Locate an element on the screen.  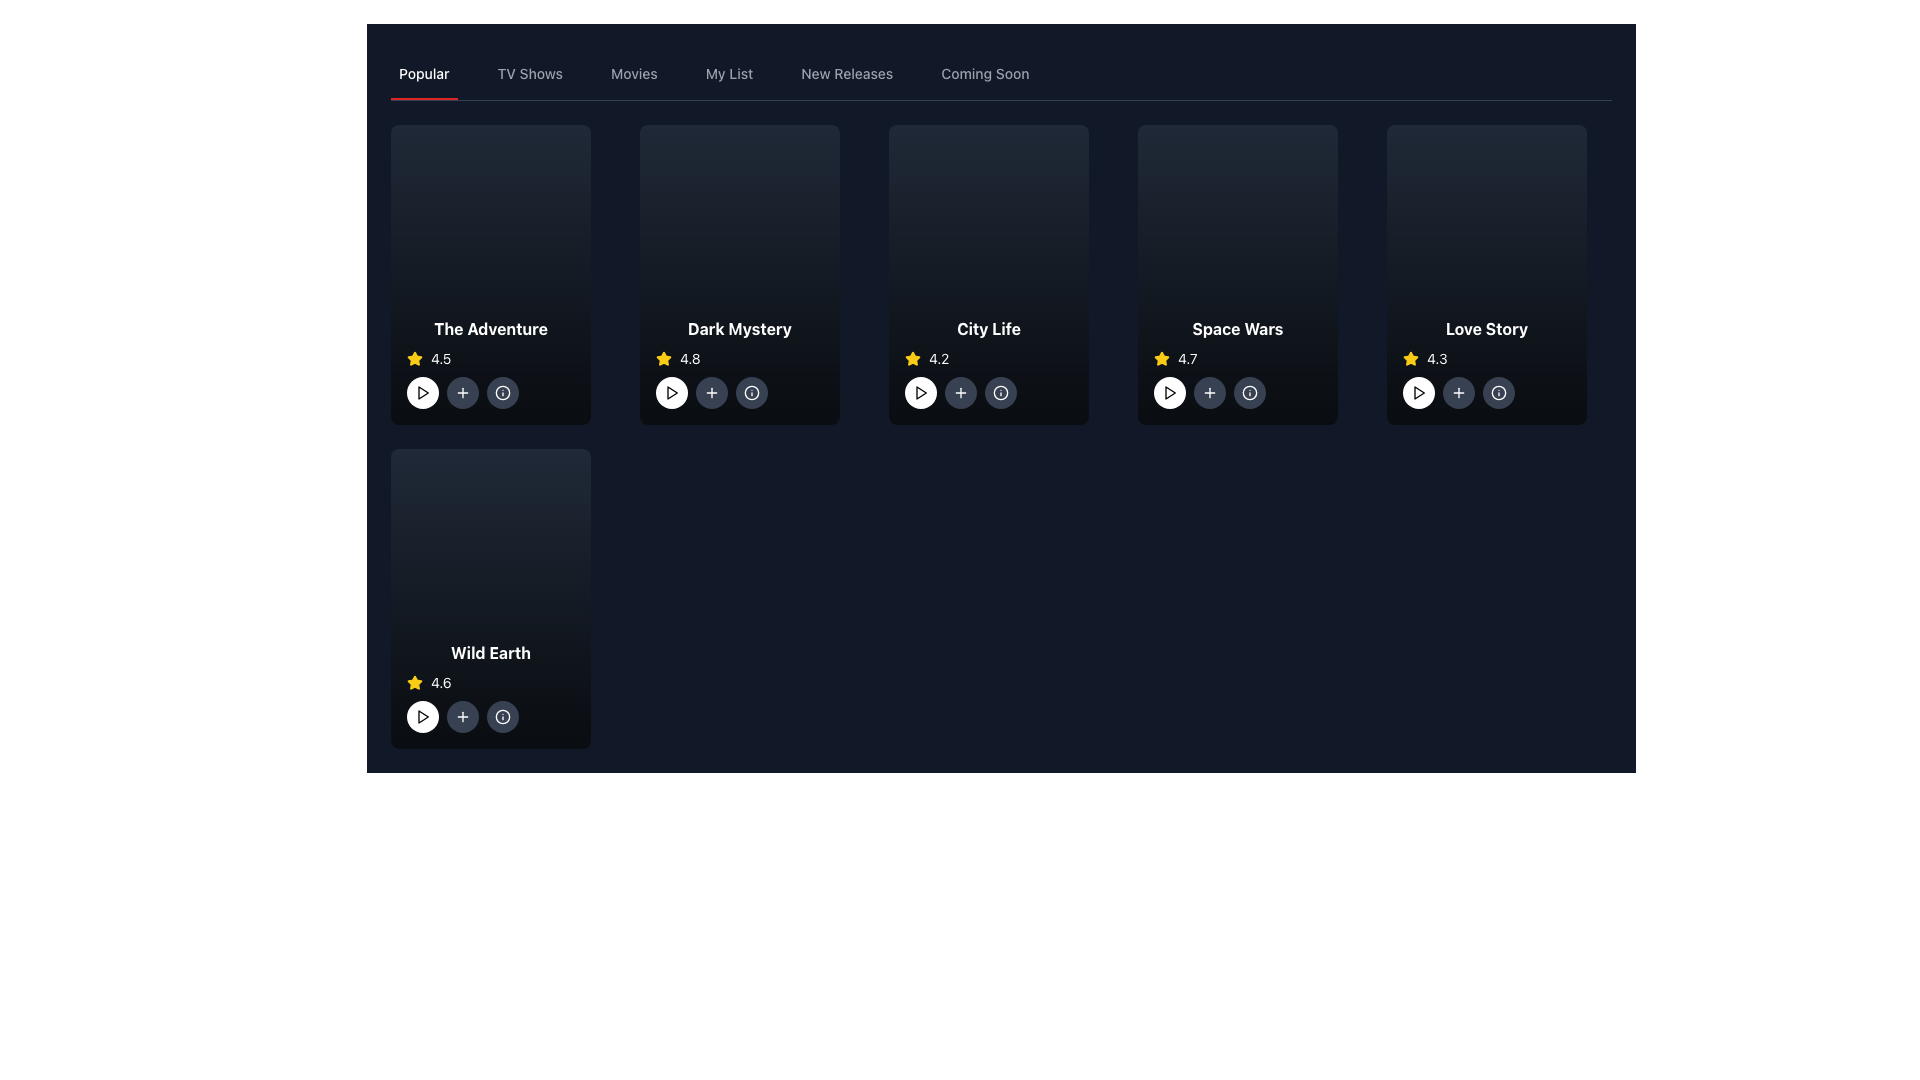
the info icon embedded in the button associated with the 'City Life' movie card is located at coordinates (1001, 393).